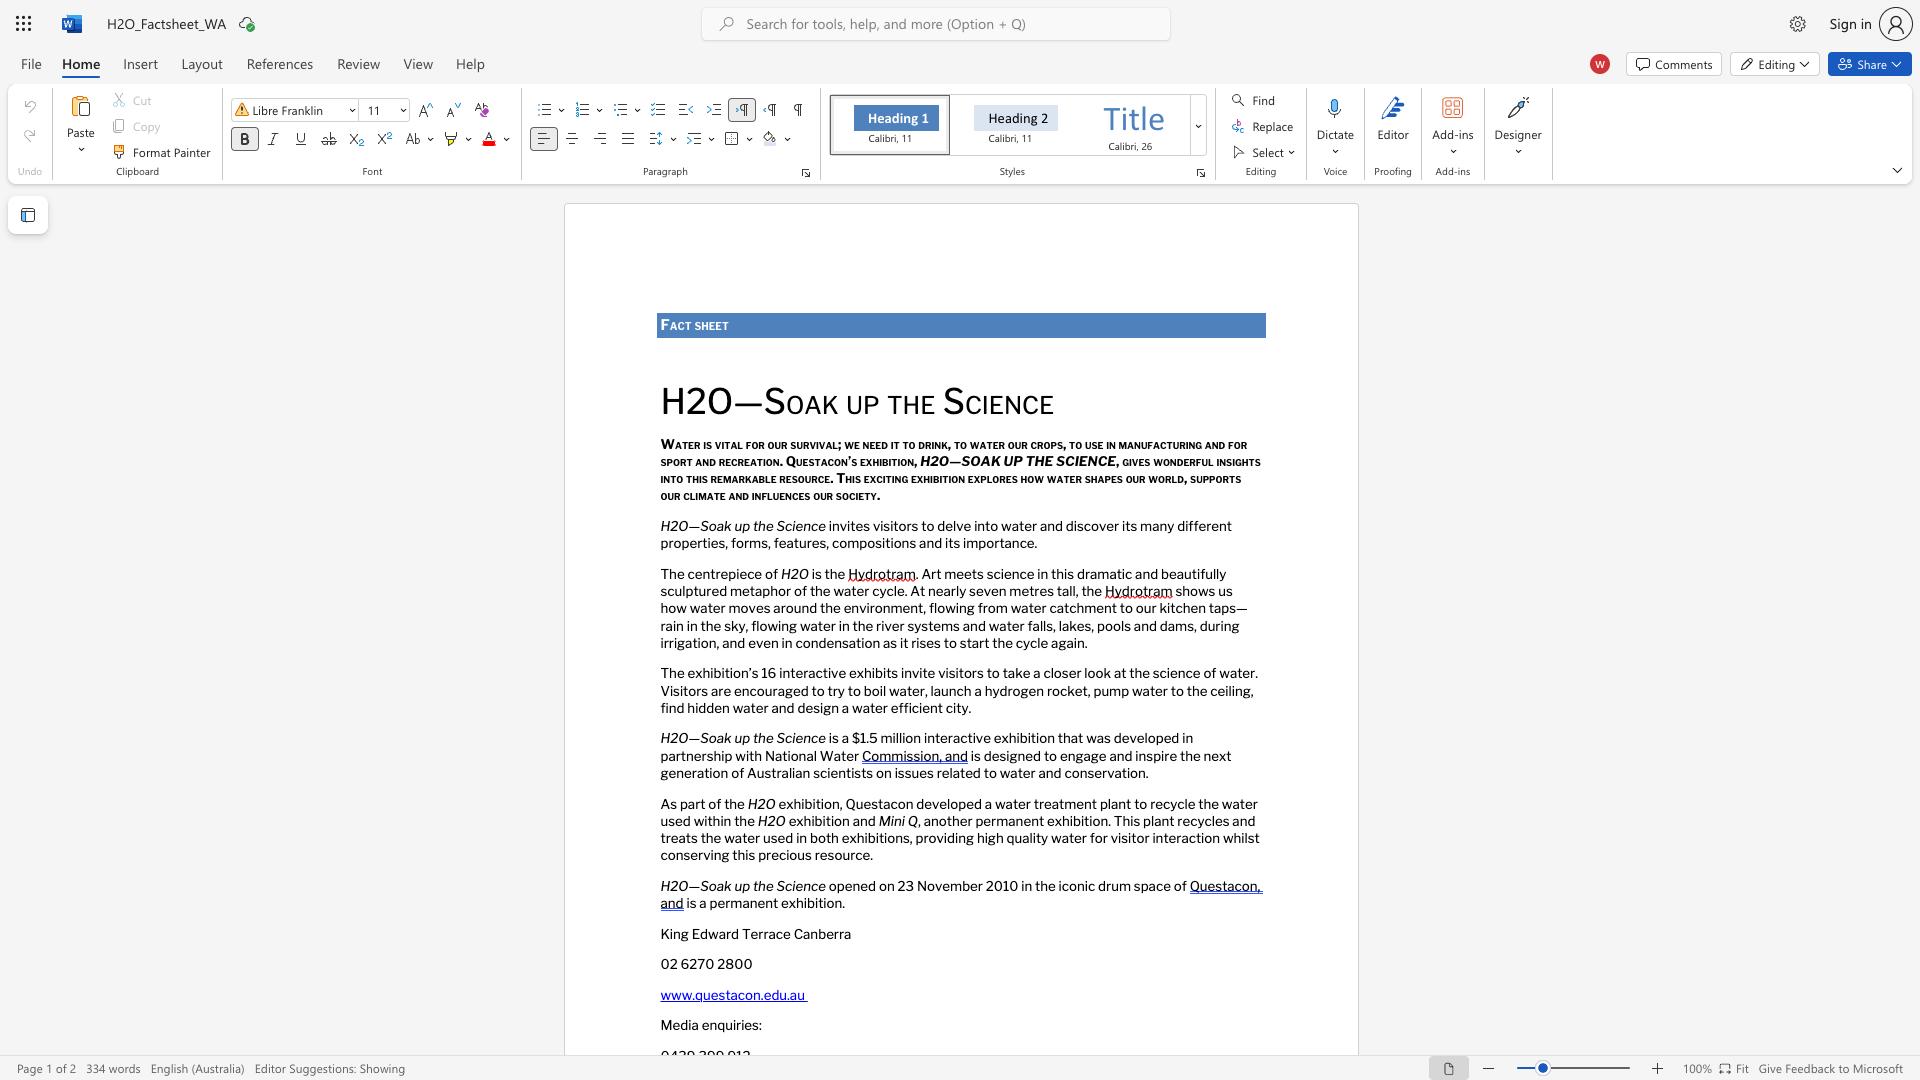  Describe the element at coordinates (724, 903) in the screenshot. I see `the subset text "rmanent exhibitio" within the text "is a permanent exhibition."` at that location.